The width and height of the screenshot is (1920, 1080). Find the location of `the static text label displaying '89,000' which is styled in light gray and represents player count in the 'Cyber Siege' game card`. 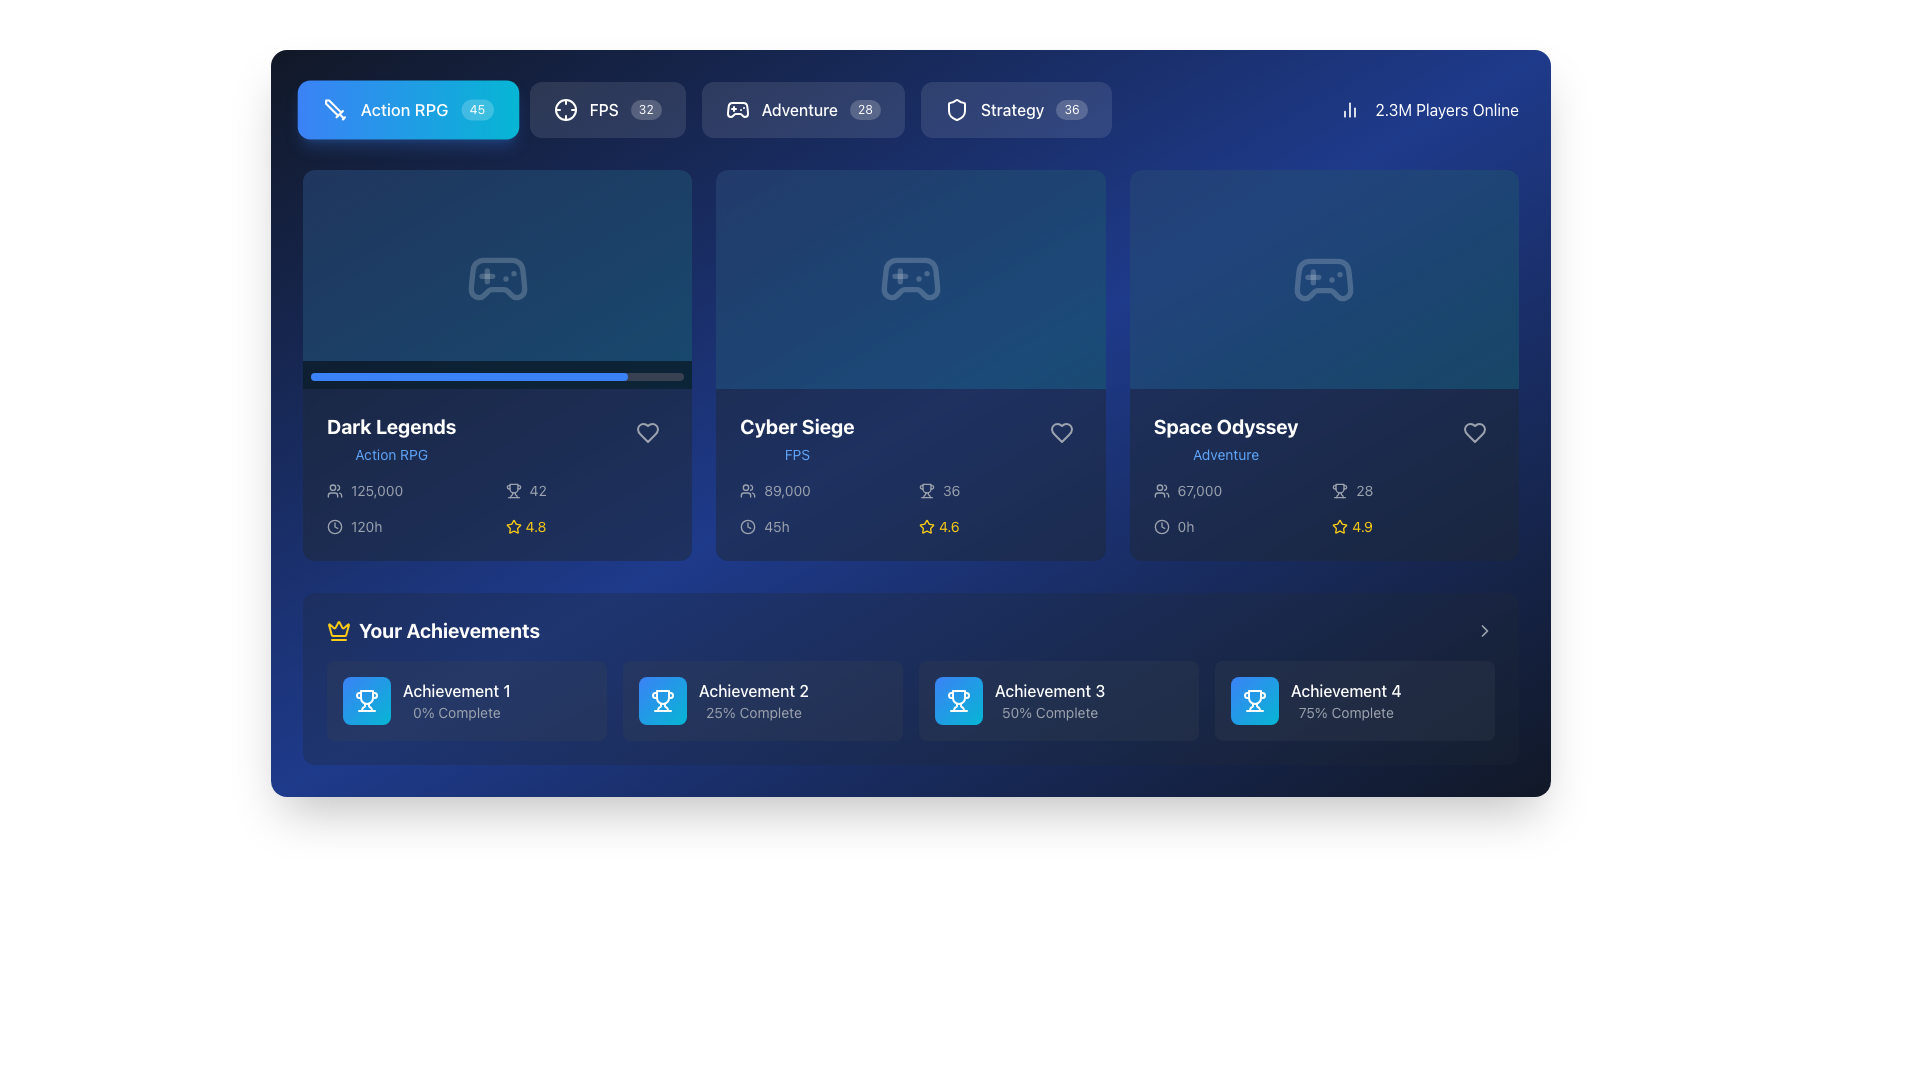

the static text label displaying '89,000' which is styled in light gray and represents player count in the 'Cyber Siege' game card is located at coordinates (786, 490).